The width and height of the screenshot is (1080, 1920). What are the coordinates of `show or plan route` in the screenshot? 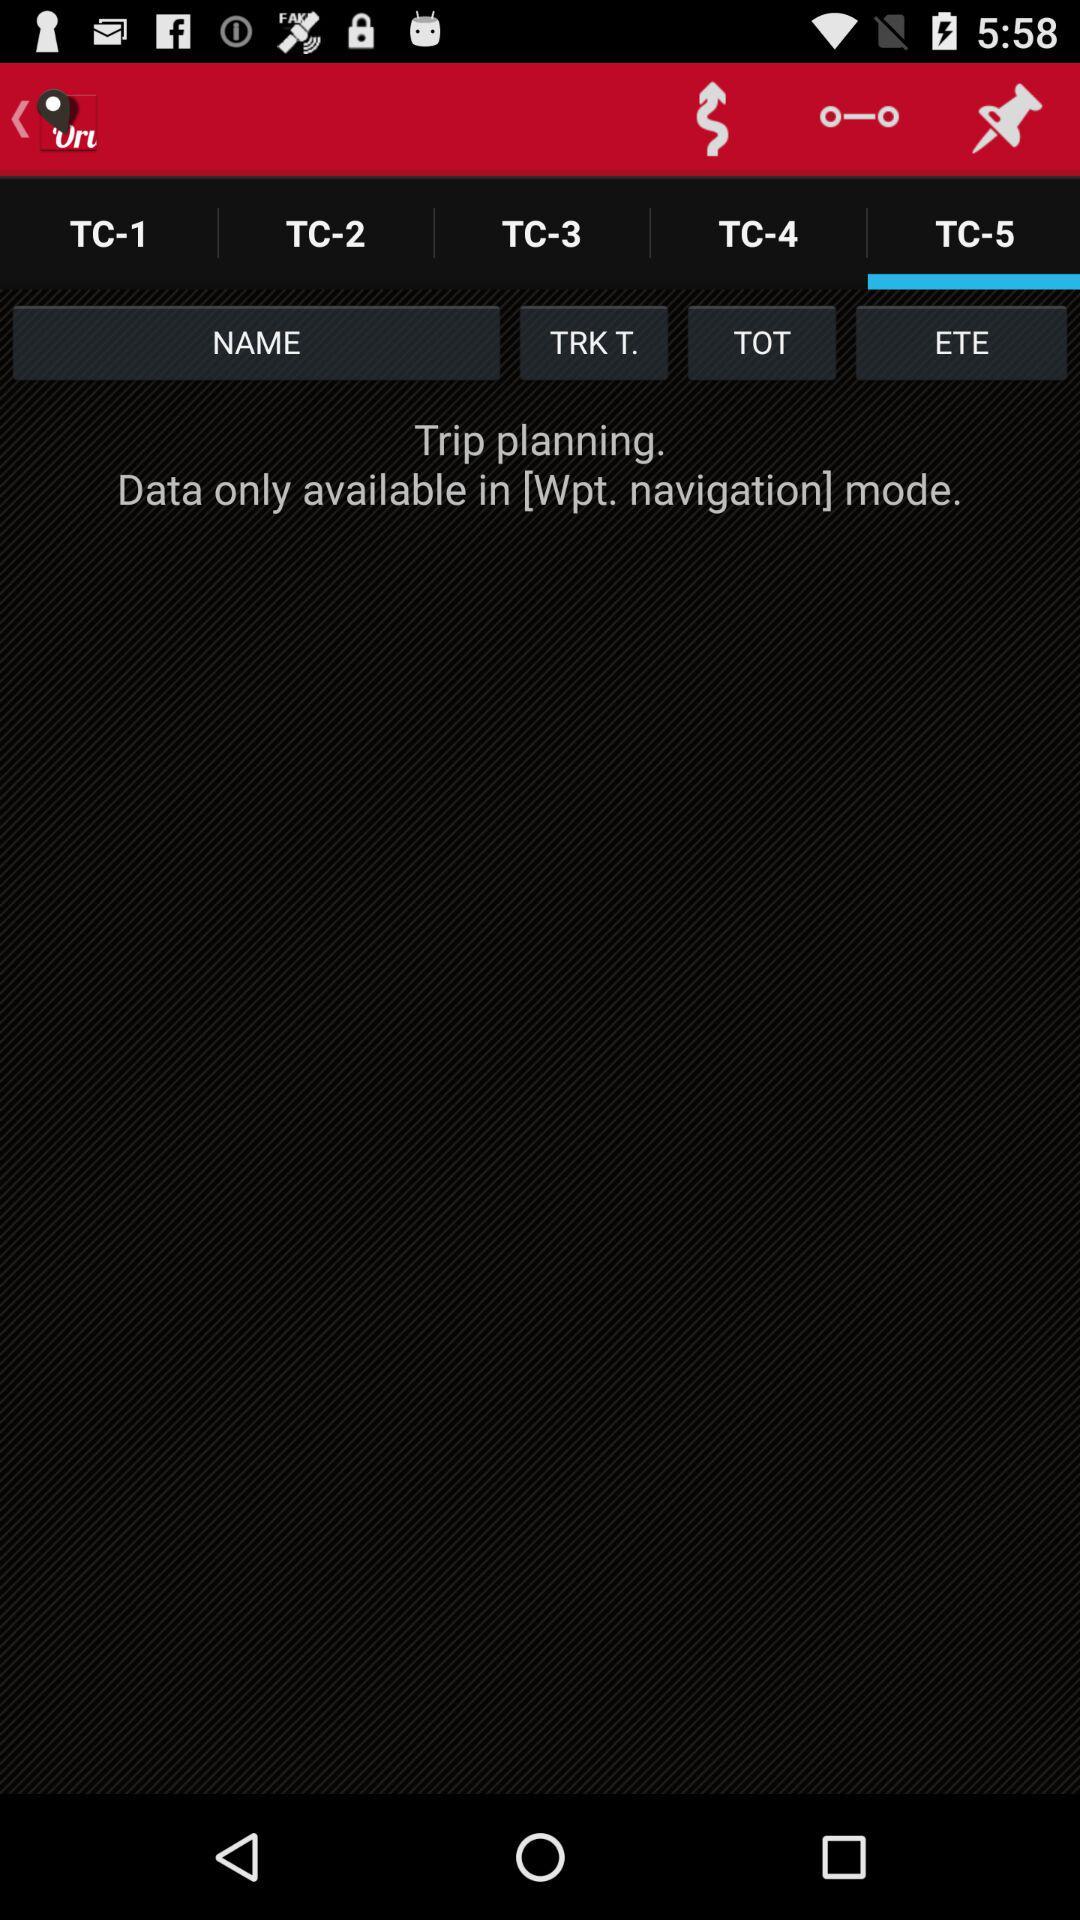 It's located at (711, 118).